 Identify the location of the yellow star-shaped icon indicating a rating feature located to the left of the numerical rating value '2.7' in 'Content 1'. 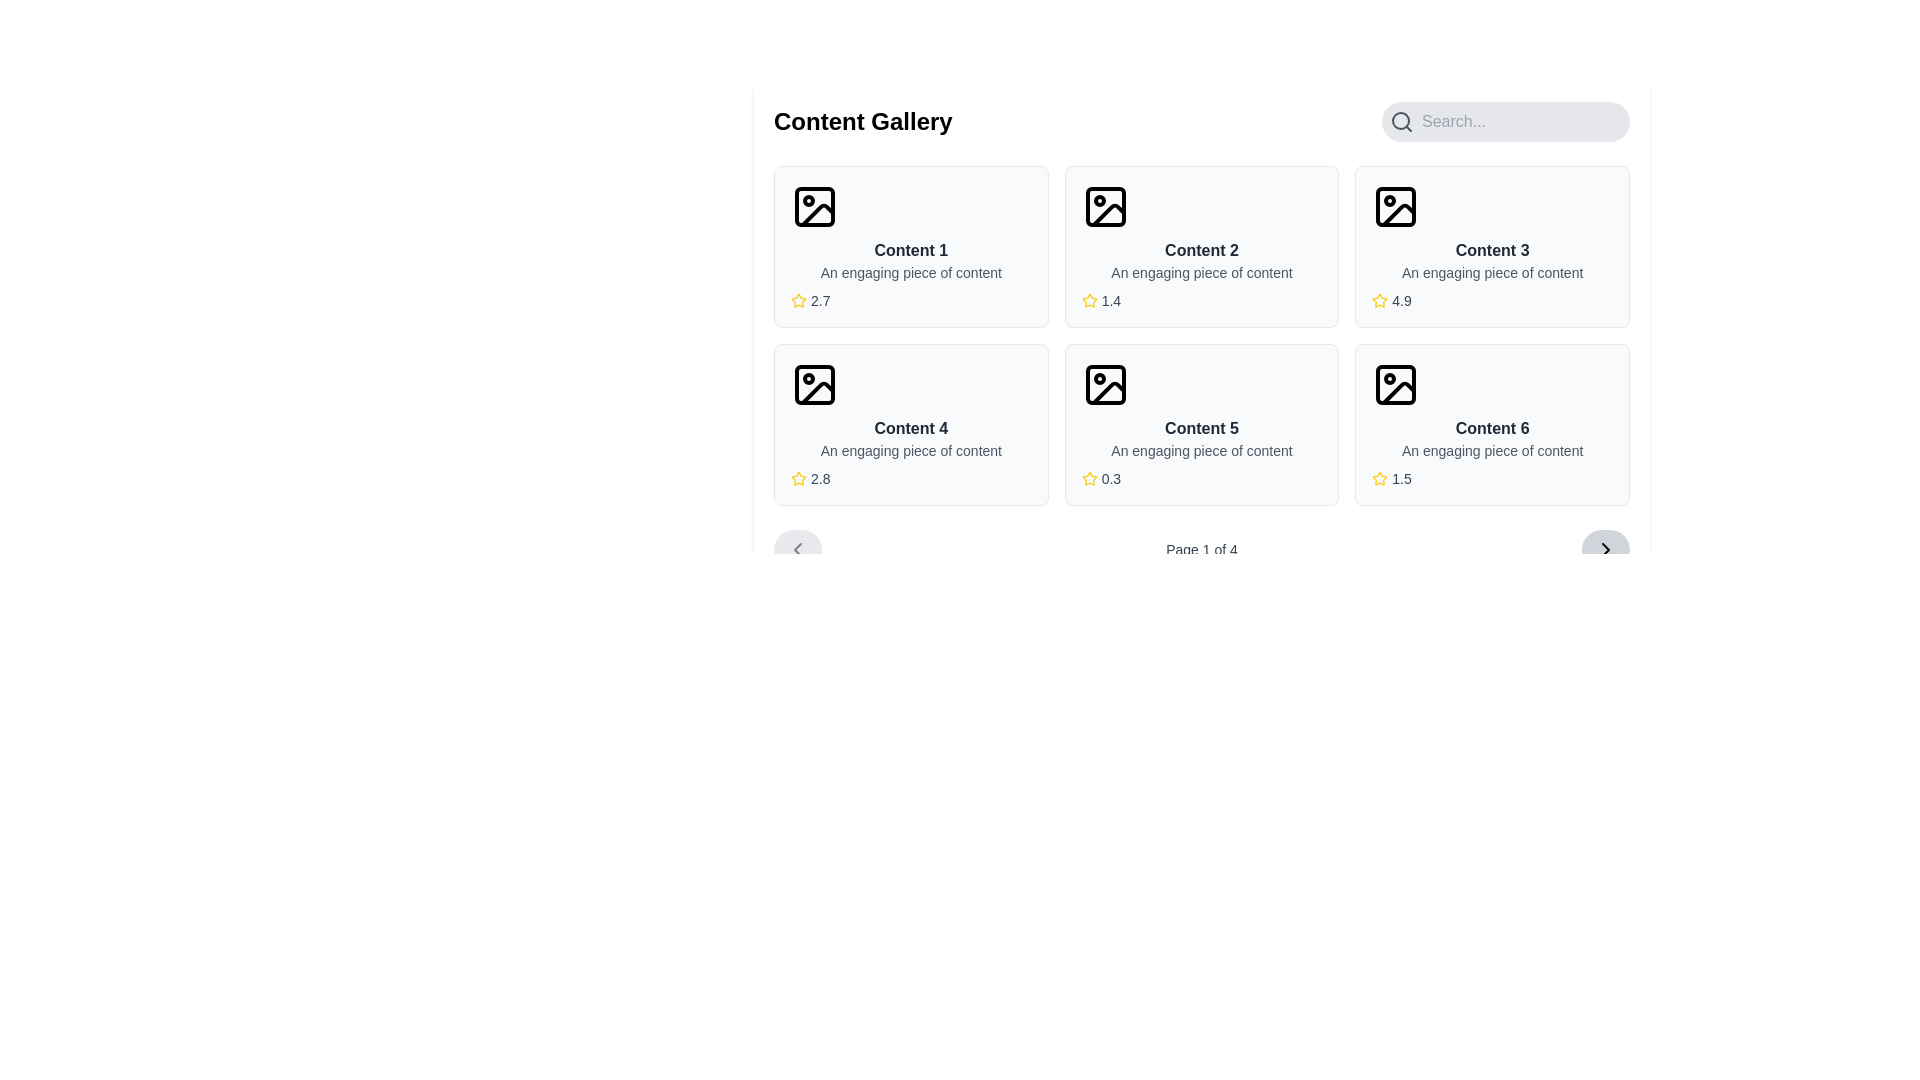
(797, 300).